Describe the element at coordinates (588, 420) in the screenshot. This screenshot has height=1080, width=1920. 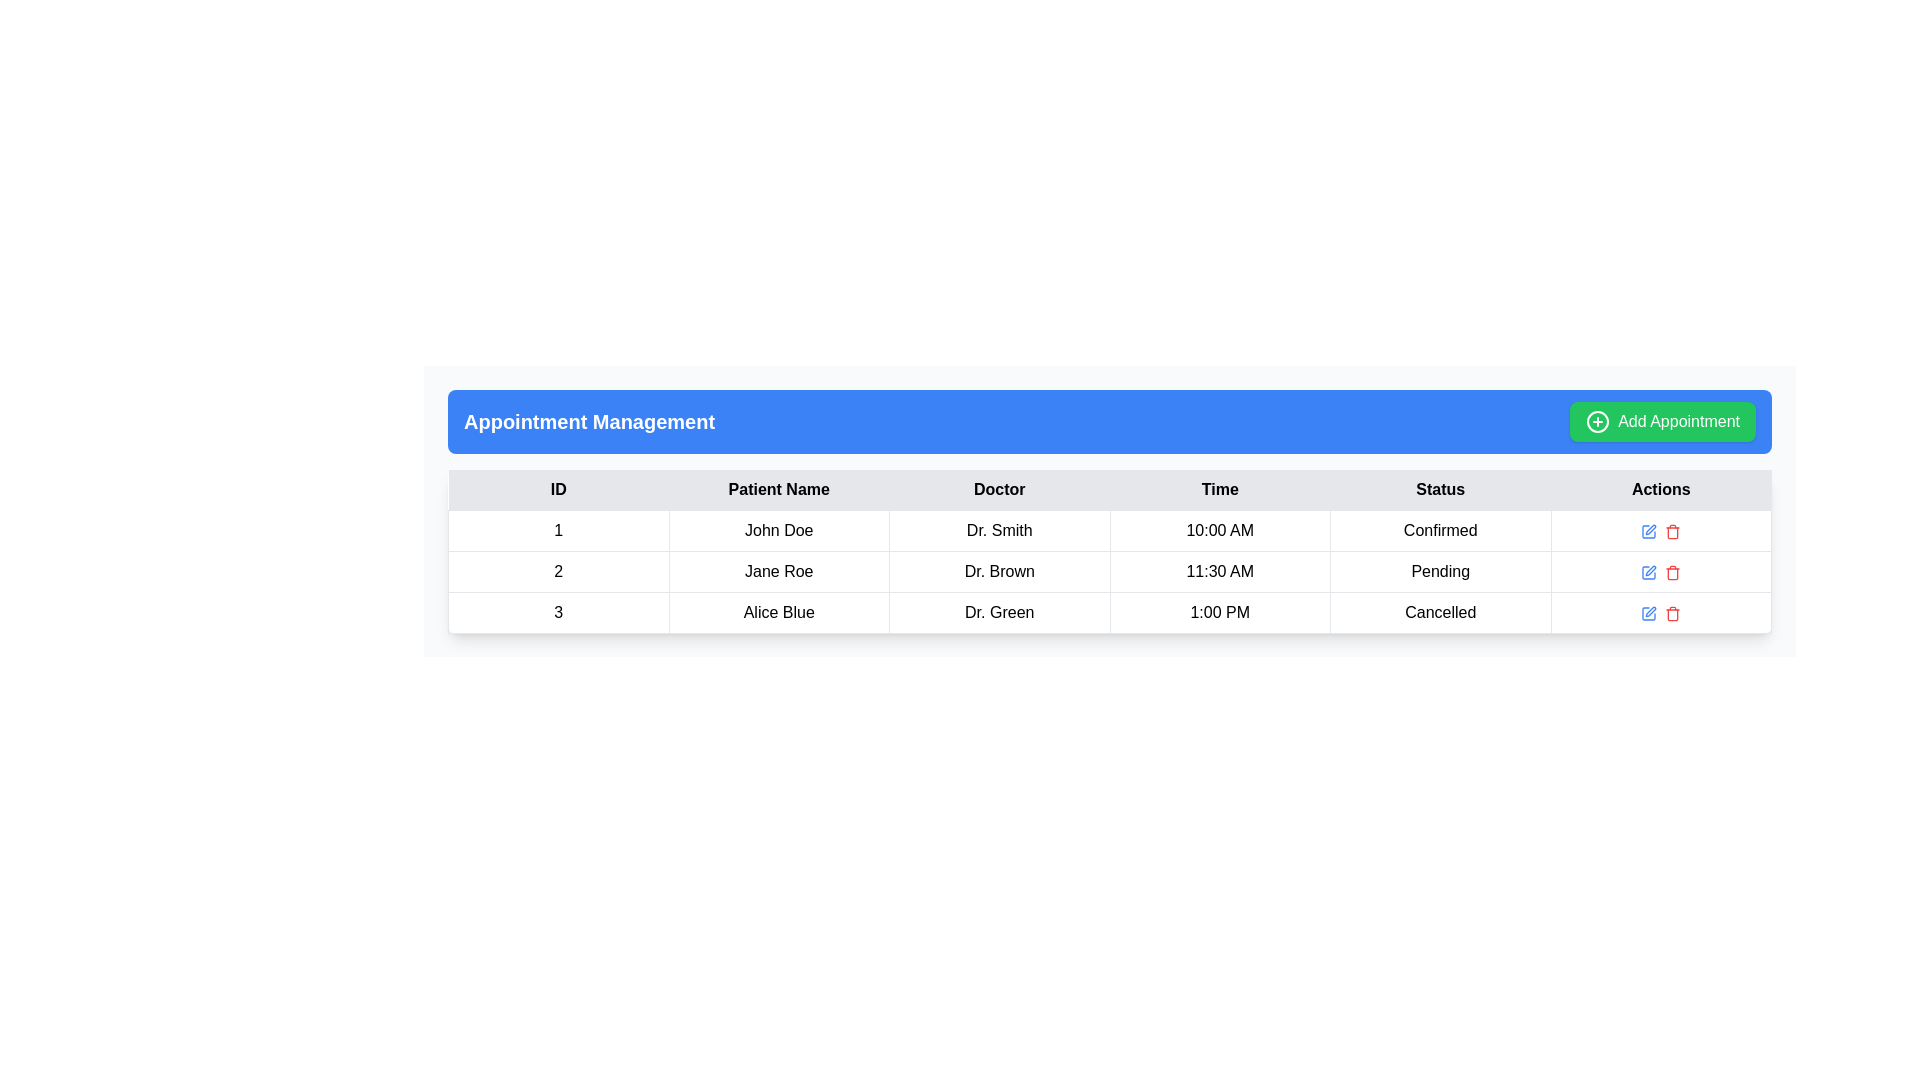
I see `the Text Label indicating the purpose of the 'Appointment Management' section, positioned left of the 'Add Appointment' button in the blue header bar` at that location.